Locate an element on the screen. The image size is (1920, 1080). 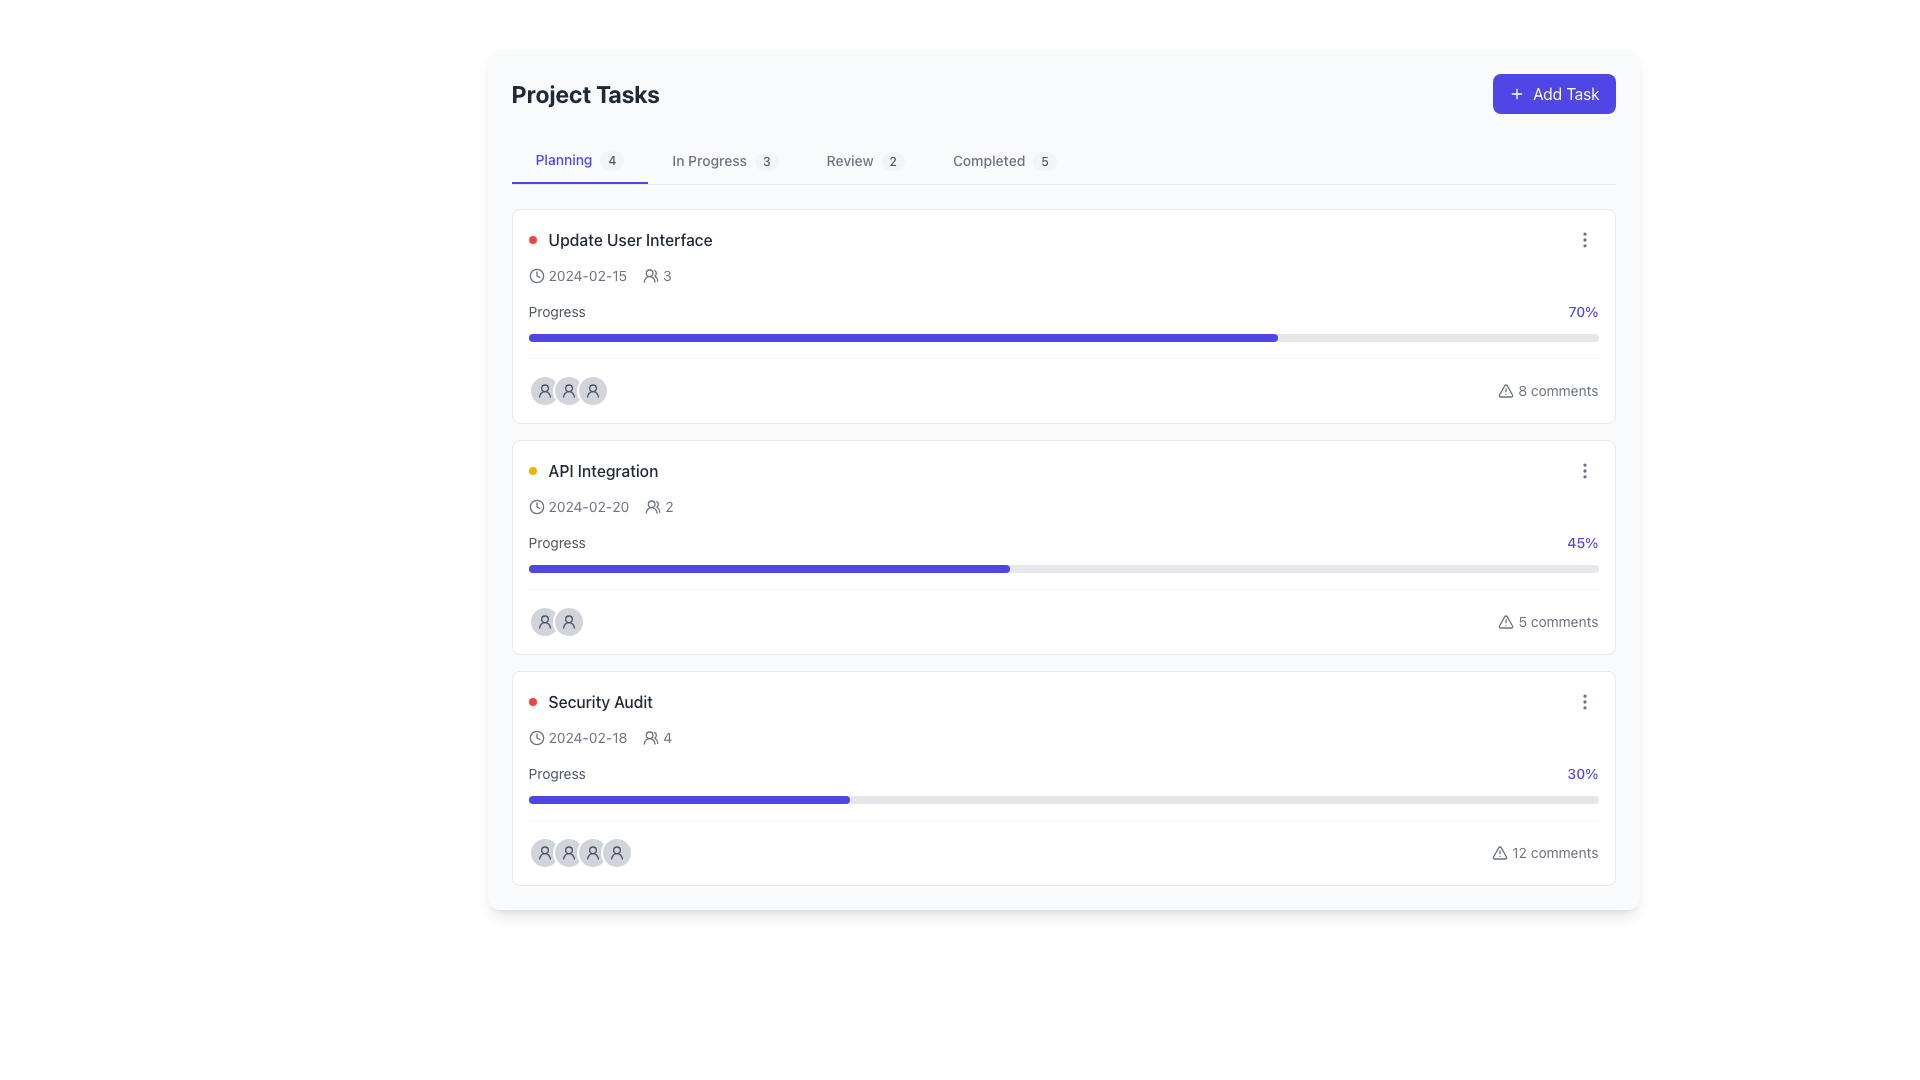
the progress bar located in the 'Security Audit' task card, which indicates 30% completion, for visual feedback is located at coordinates (1062, 798).